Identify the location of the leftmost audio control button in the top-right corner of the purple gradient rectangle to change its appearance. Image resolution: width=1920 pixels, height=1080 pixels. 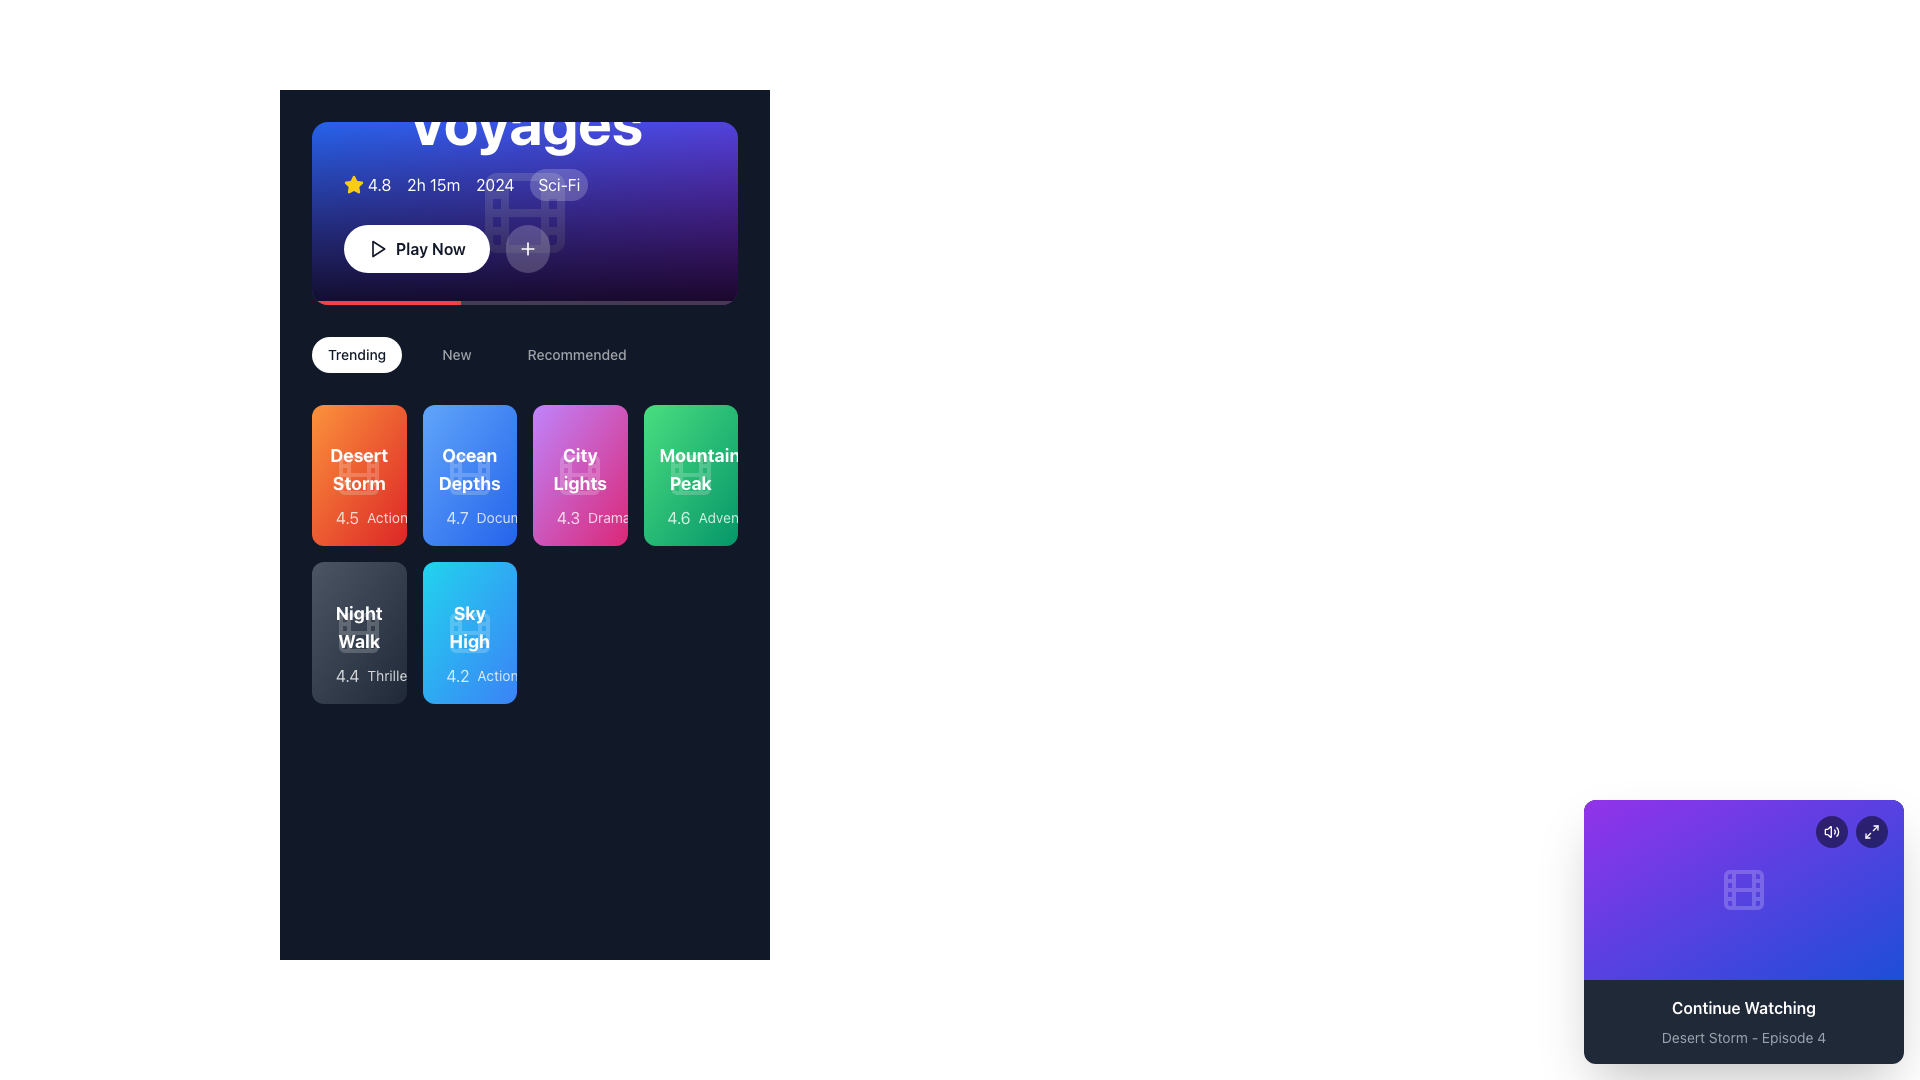
(1832, 832).